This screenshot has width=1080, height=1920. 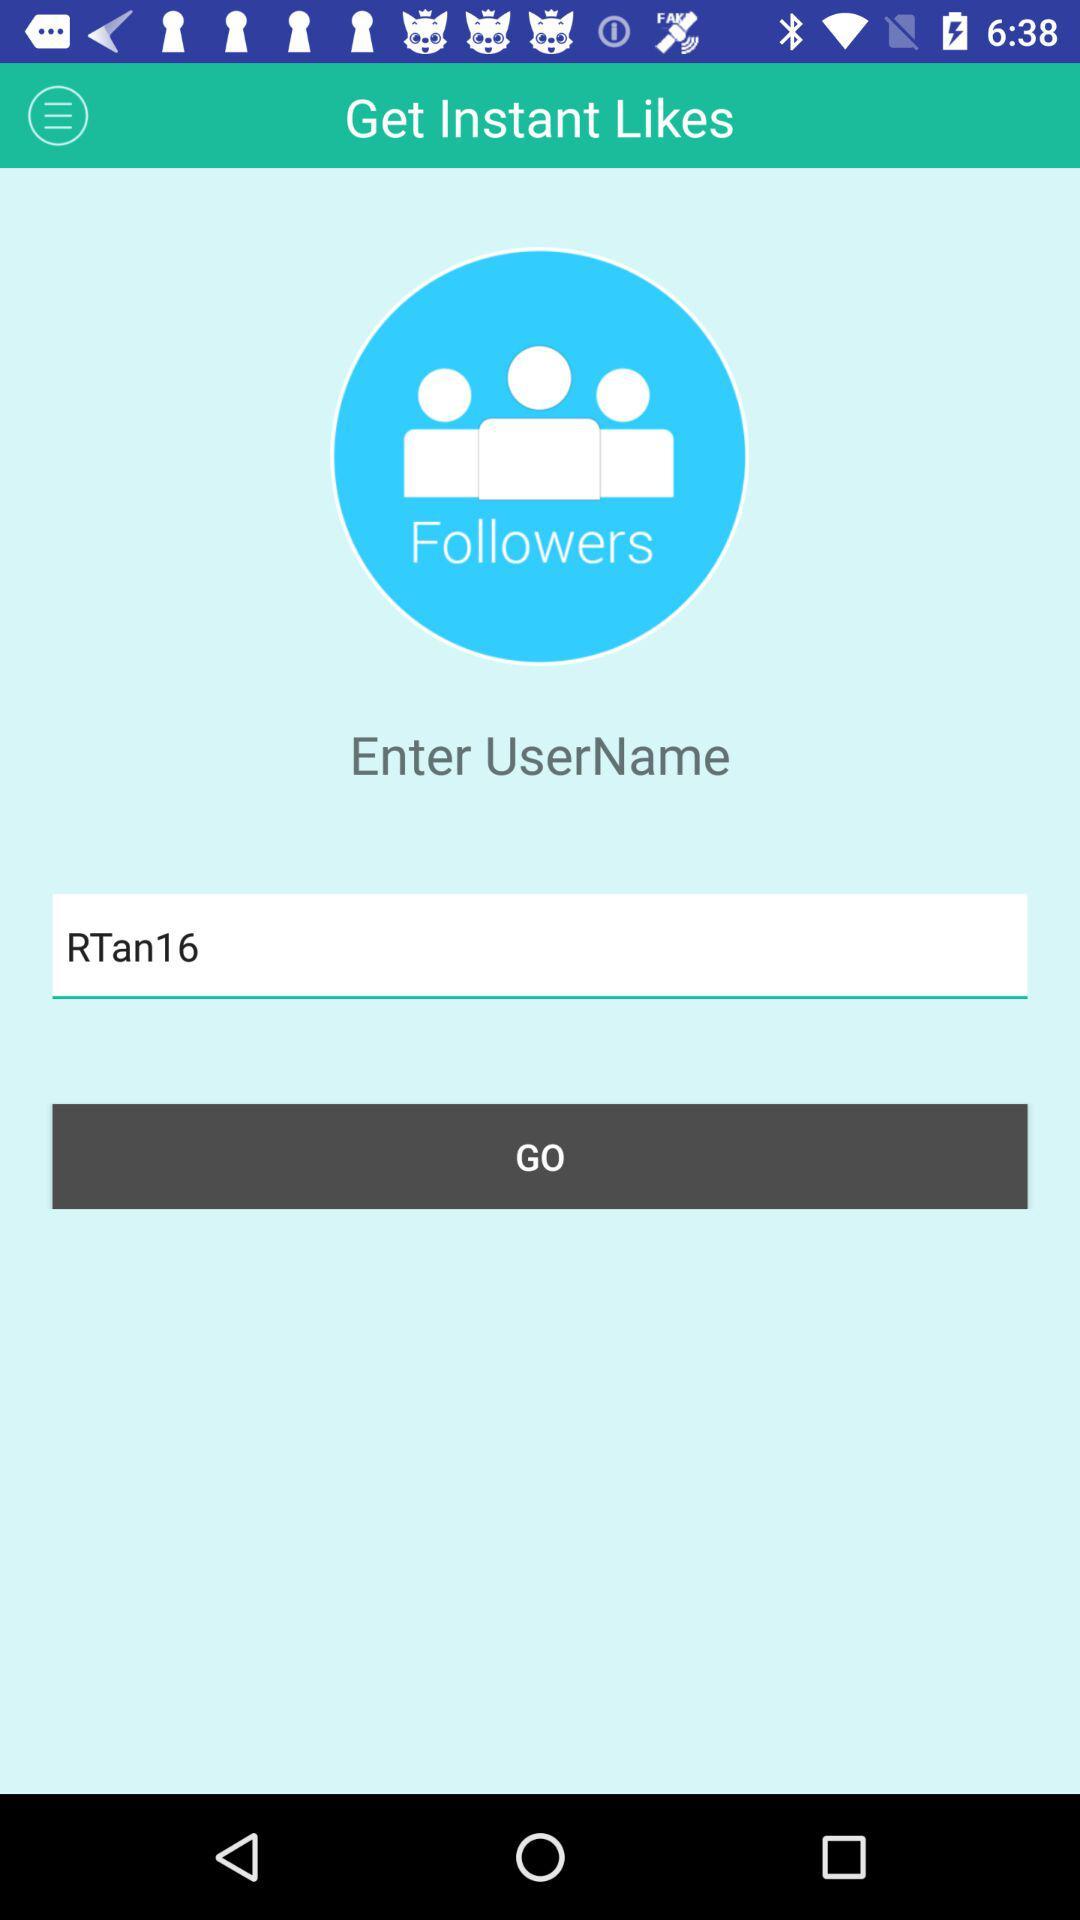 I want to click on item below rtan16 item, so click(x=540, y=1156).